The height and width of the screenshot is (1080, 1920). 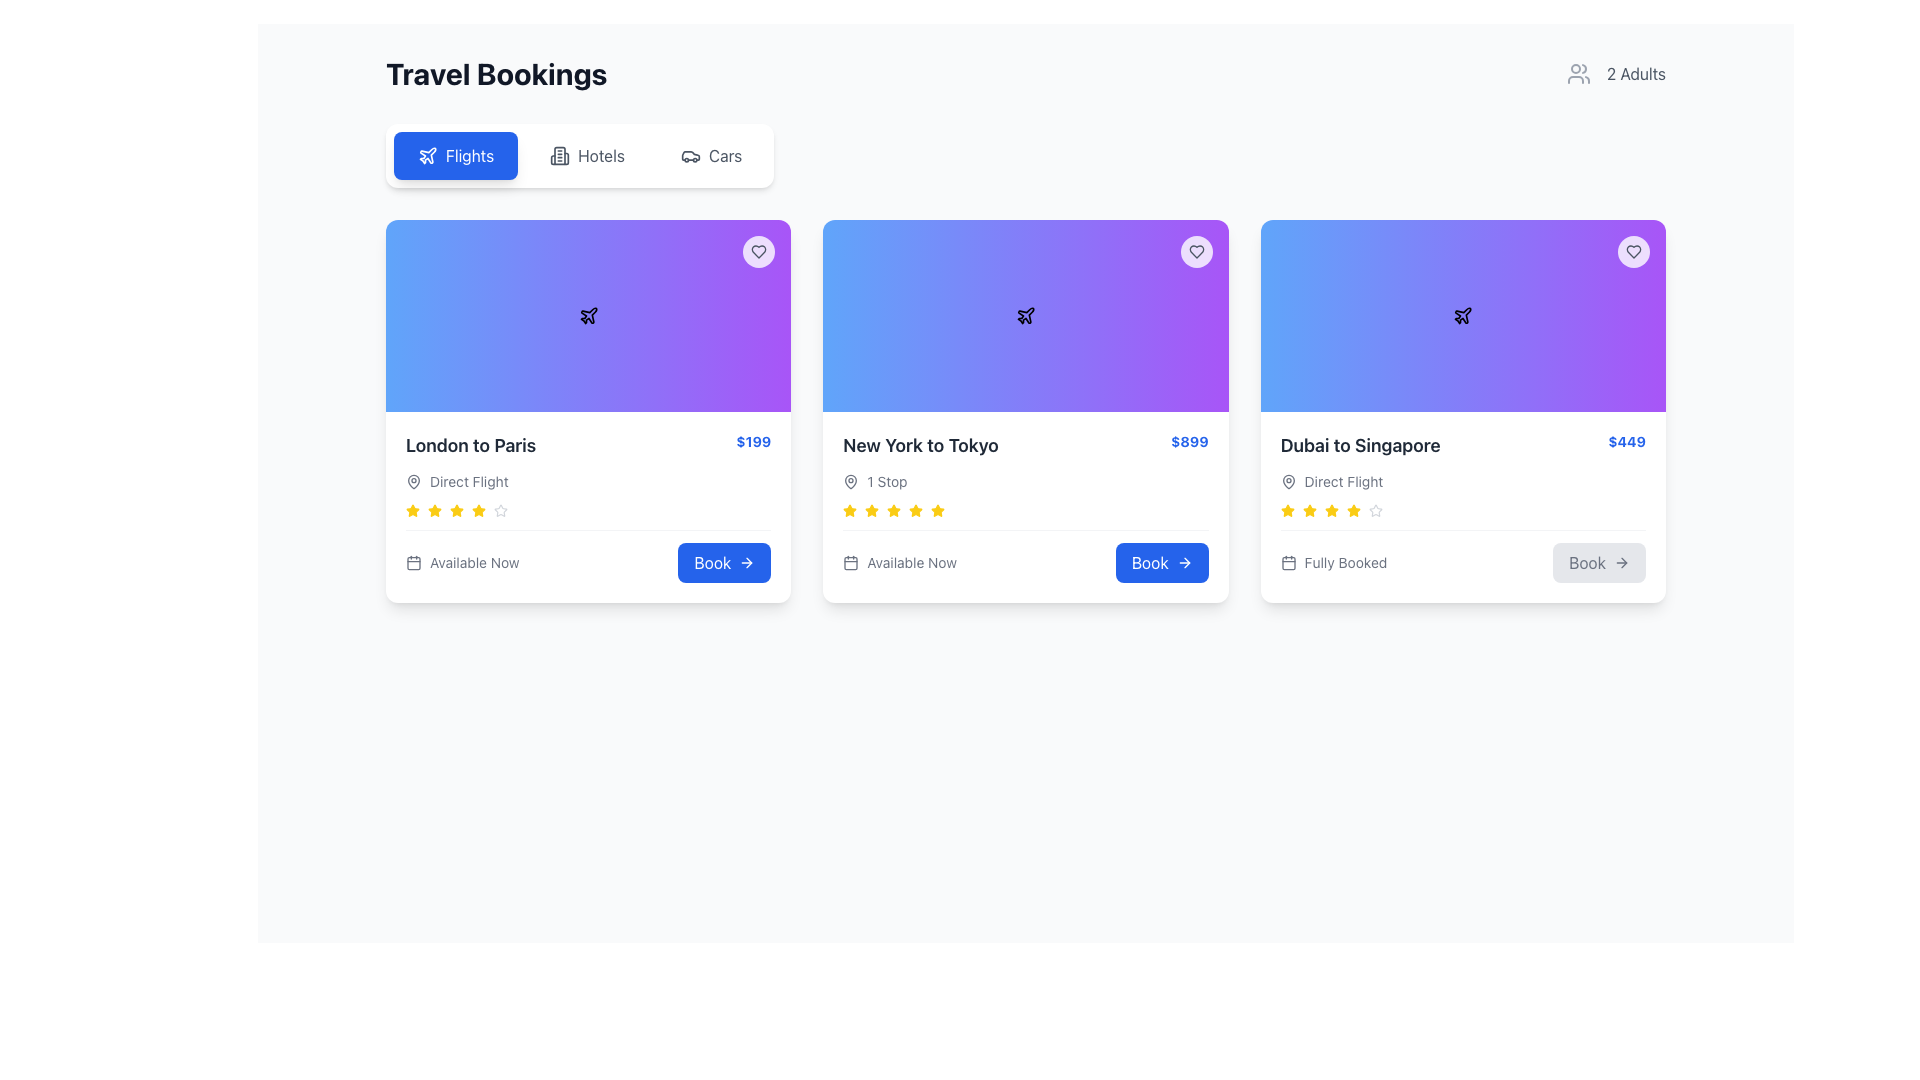 What do you see at coordinates (886, 482) in the screenshot?
I see `information from the '1 Stop' text label, which is styled in a subdued color tone and located next to a map pin icon in the middle card of the interface` at bounding box center [886, 482].